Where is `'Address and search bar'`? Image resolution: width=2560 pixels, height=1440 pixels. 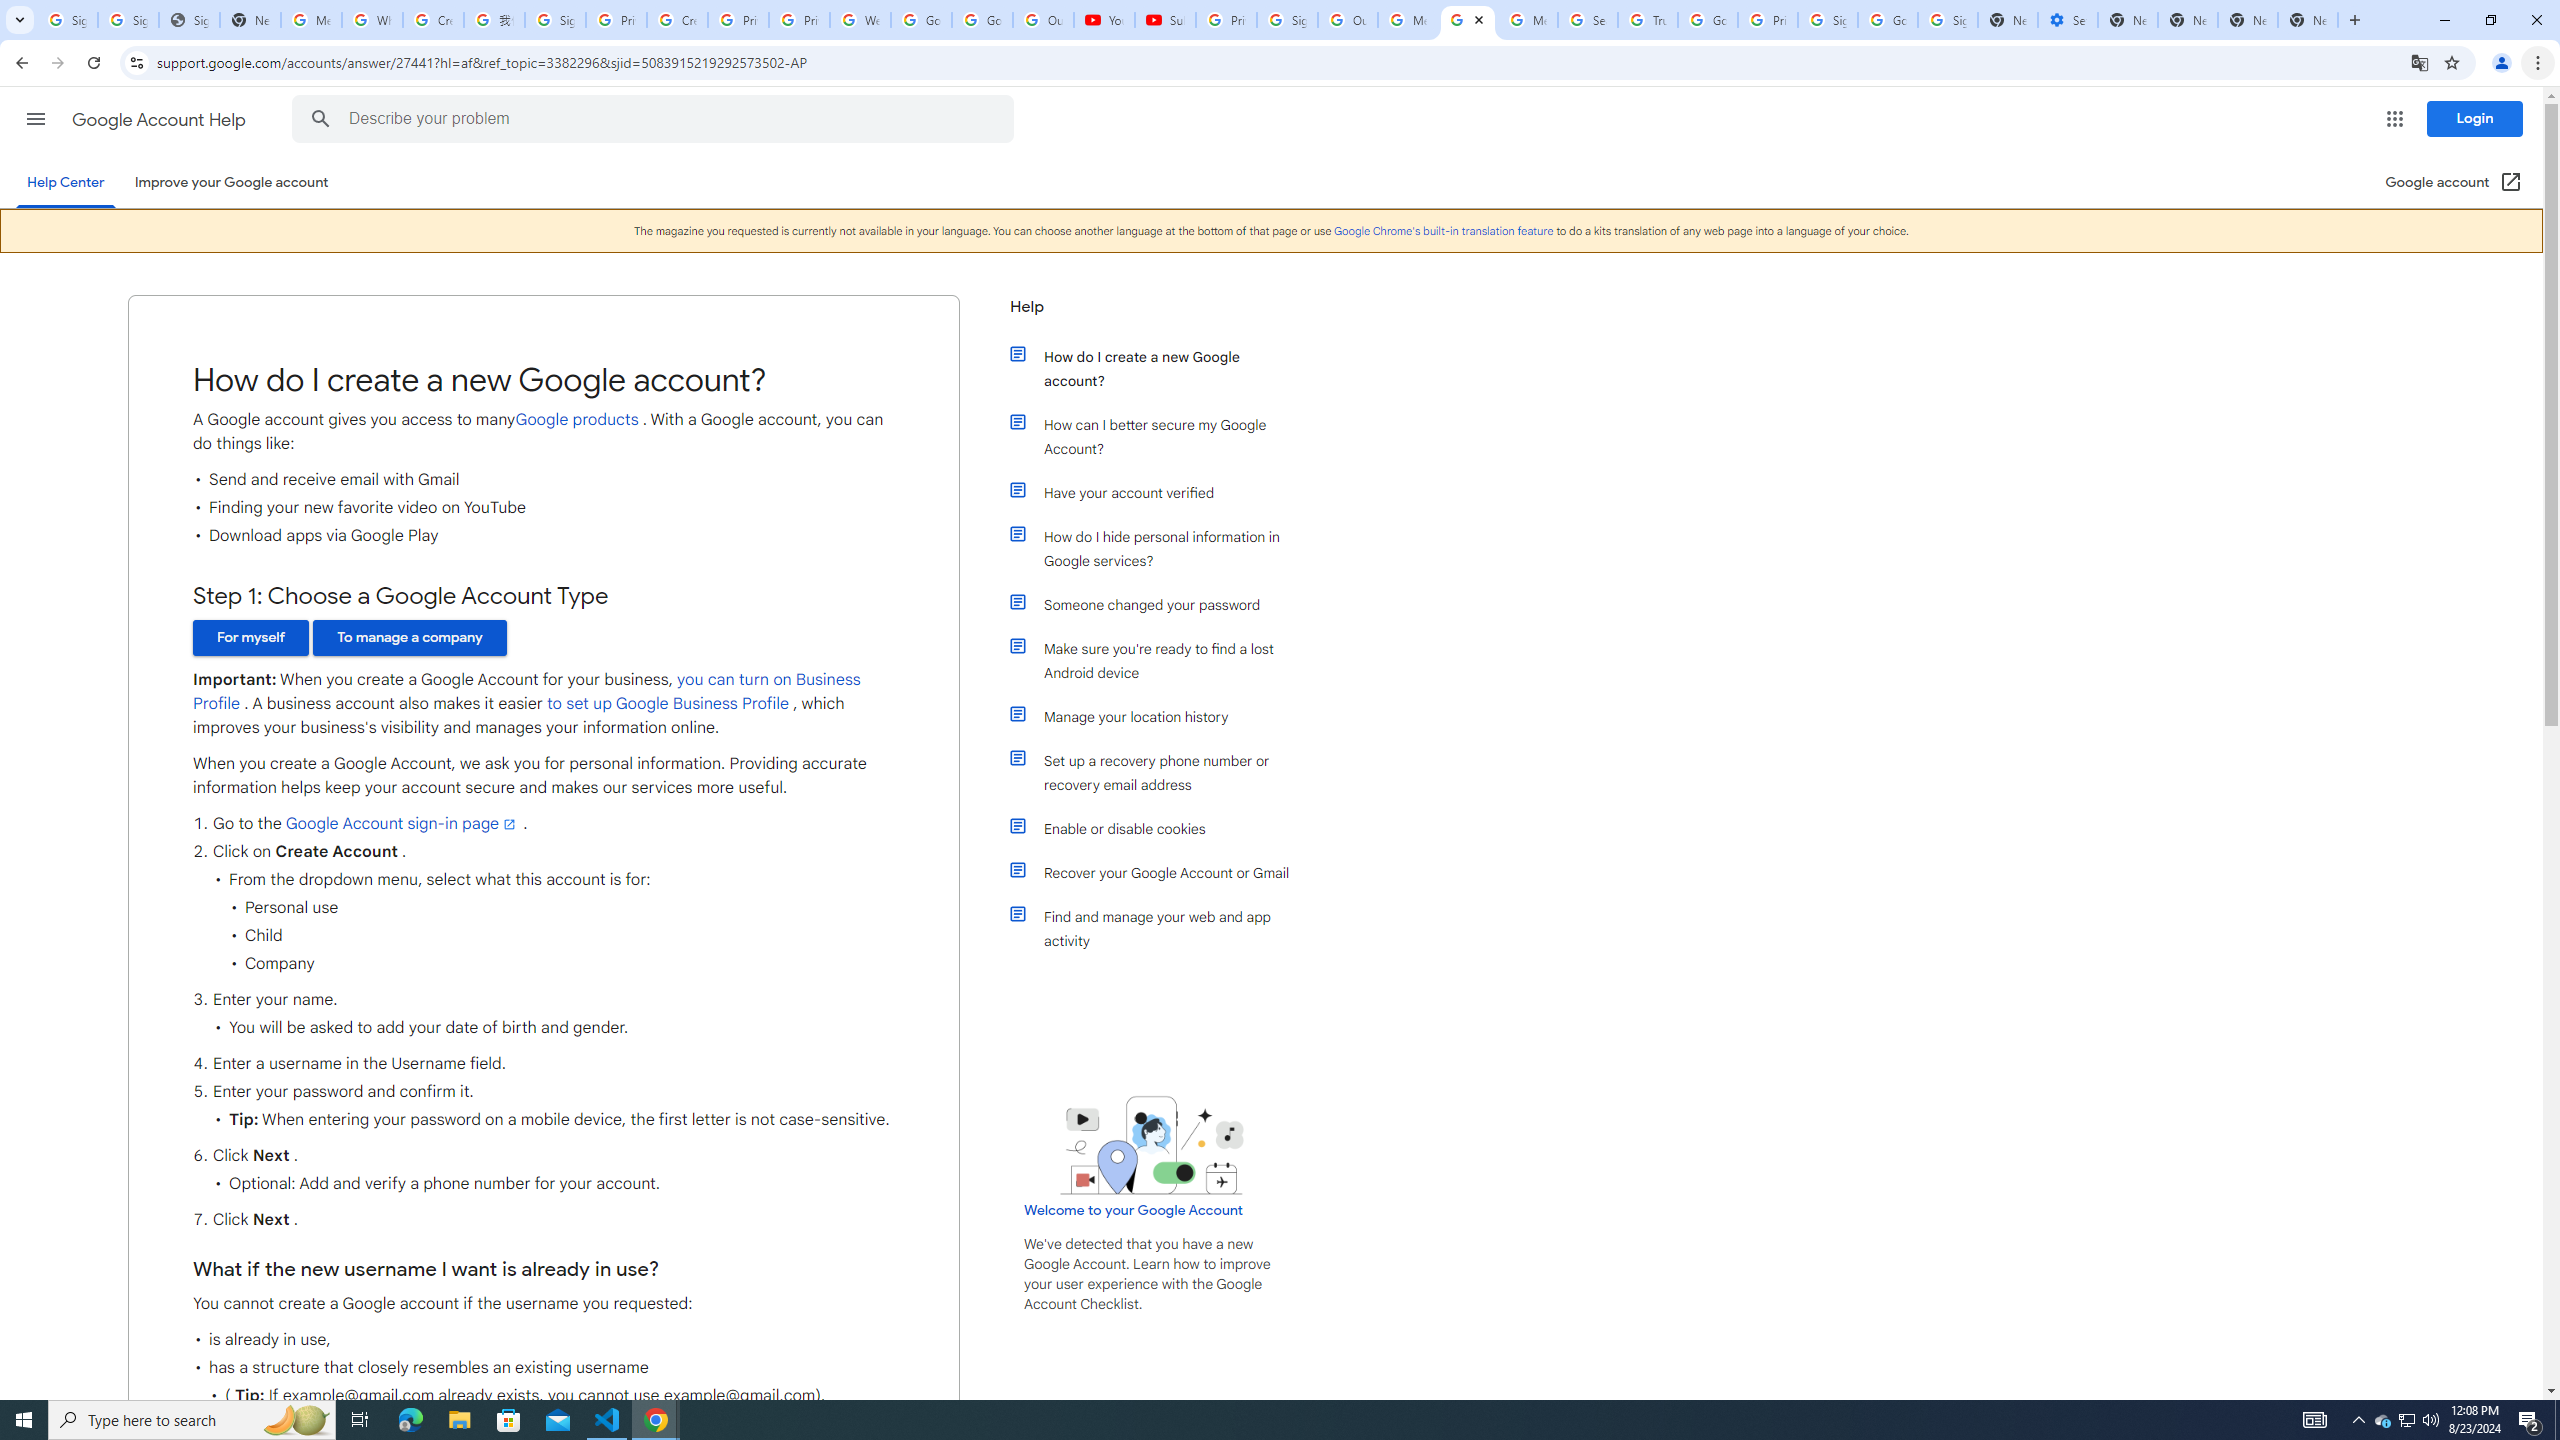
'Address and search bar' is located at coordinates (1277, 61).